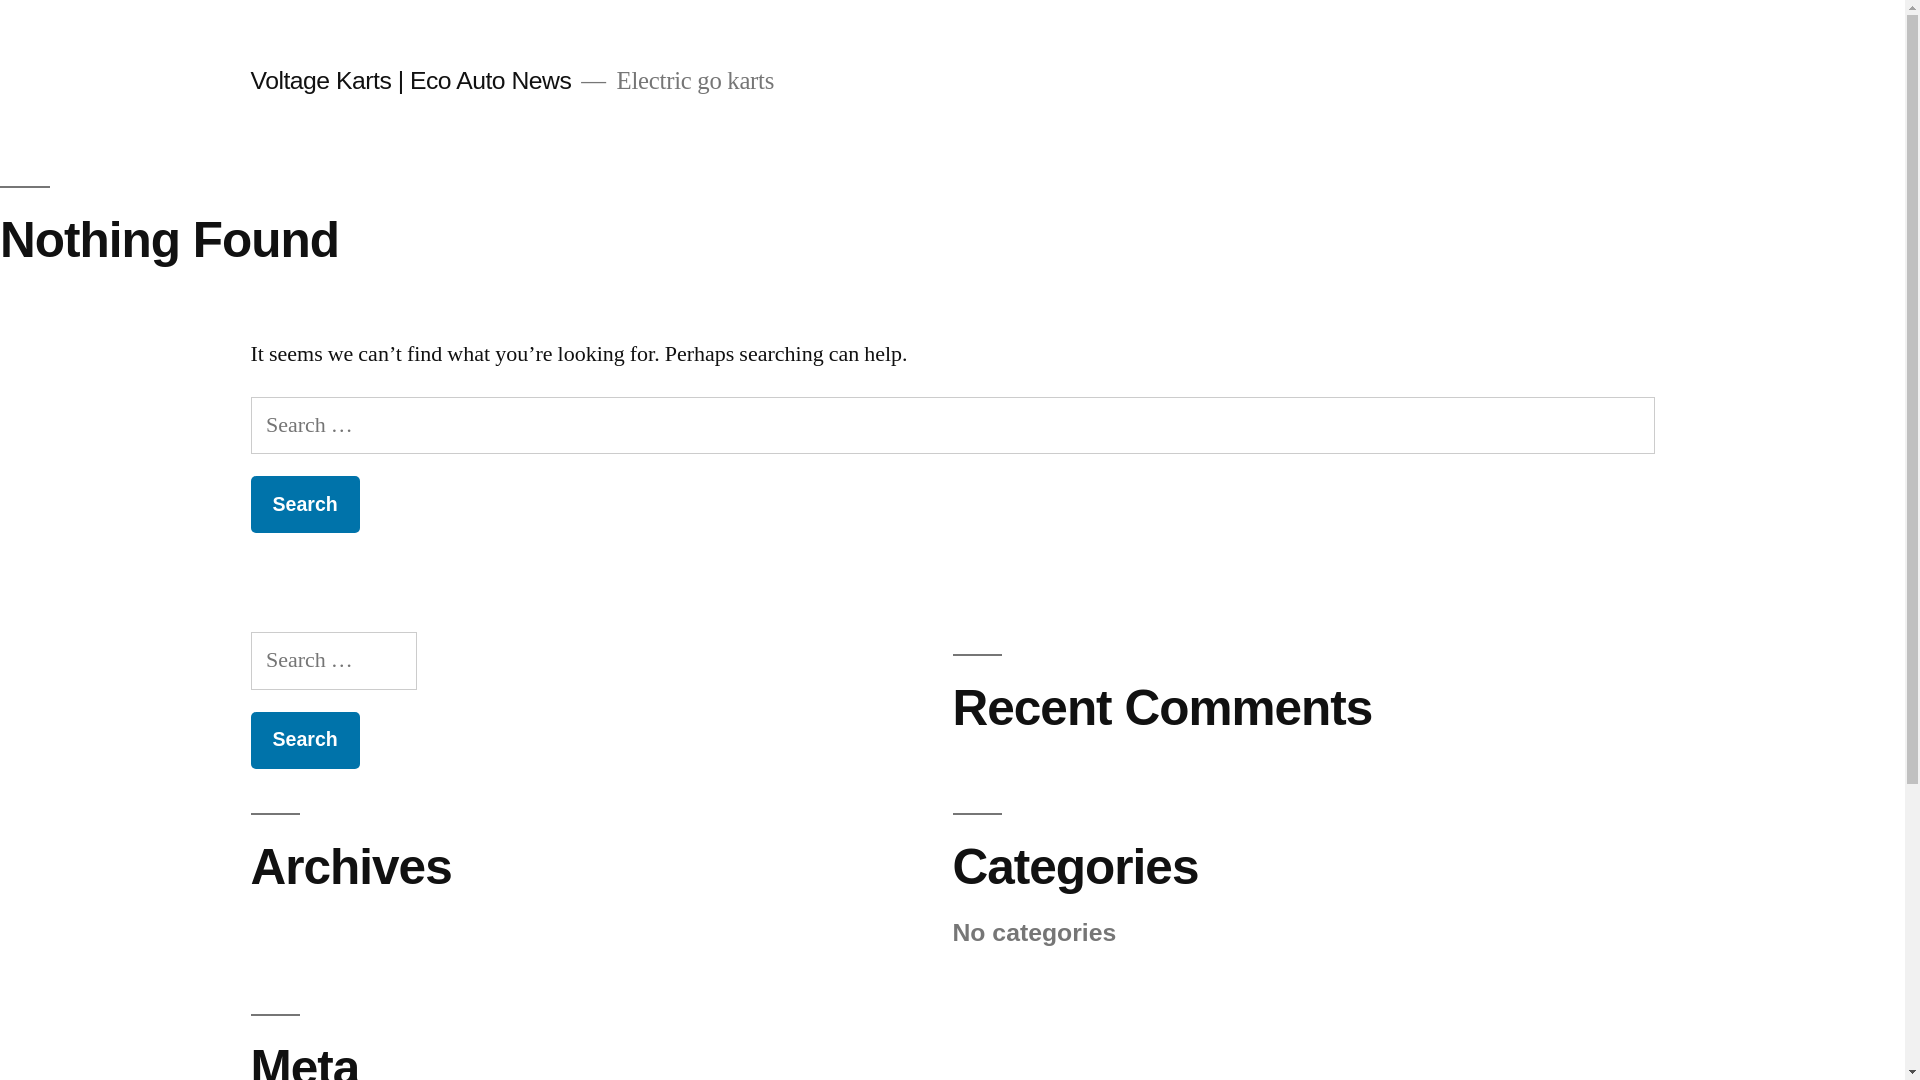 This screenshot has width=1920, height=1080. I want to click on 'Search', so click(303, 740).